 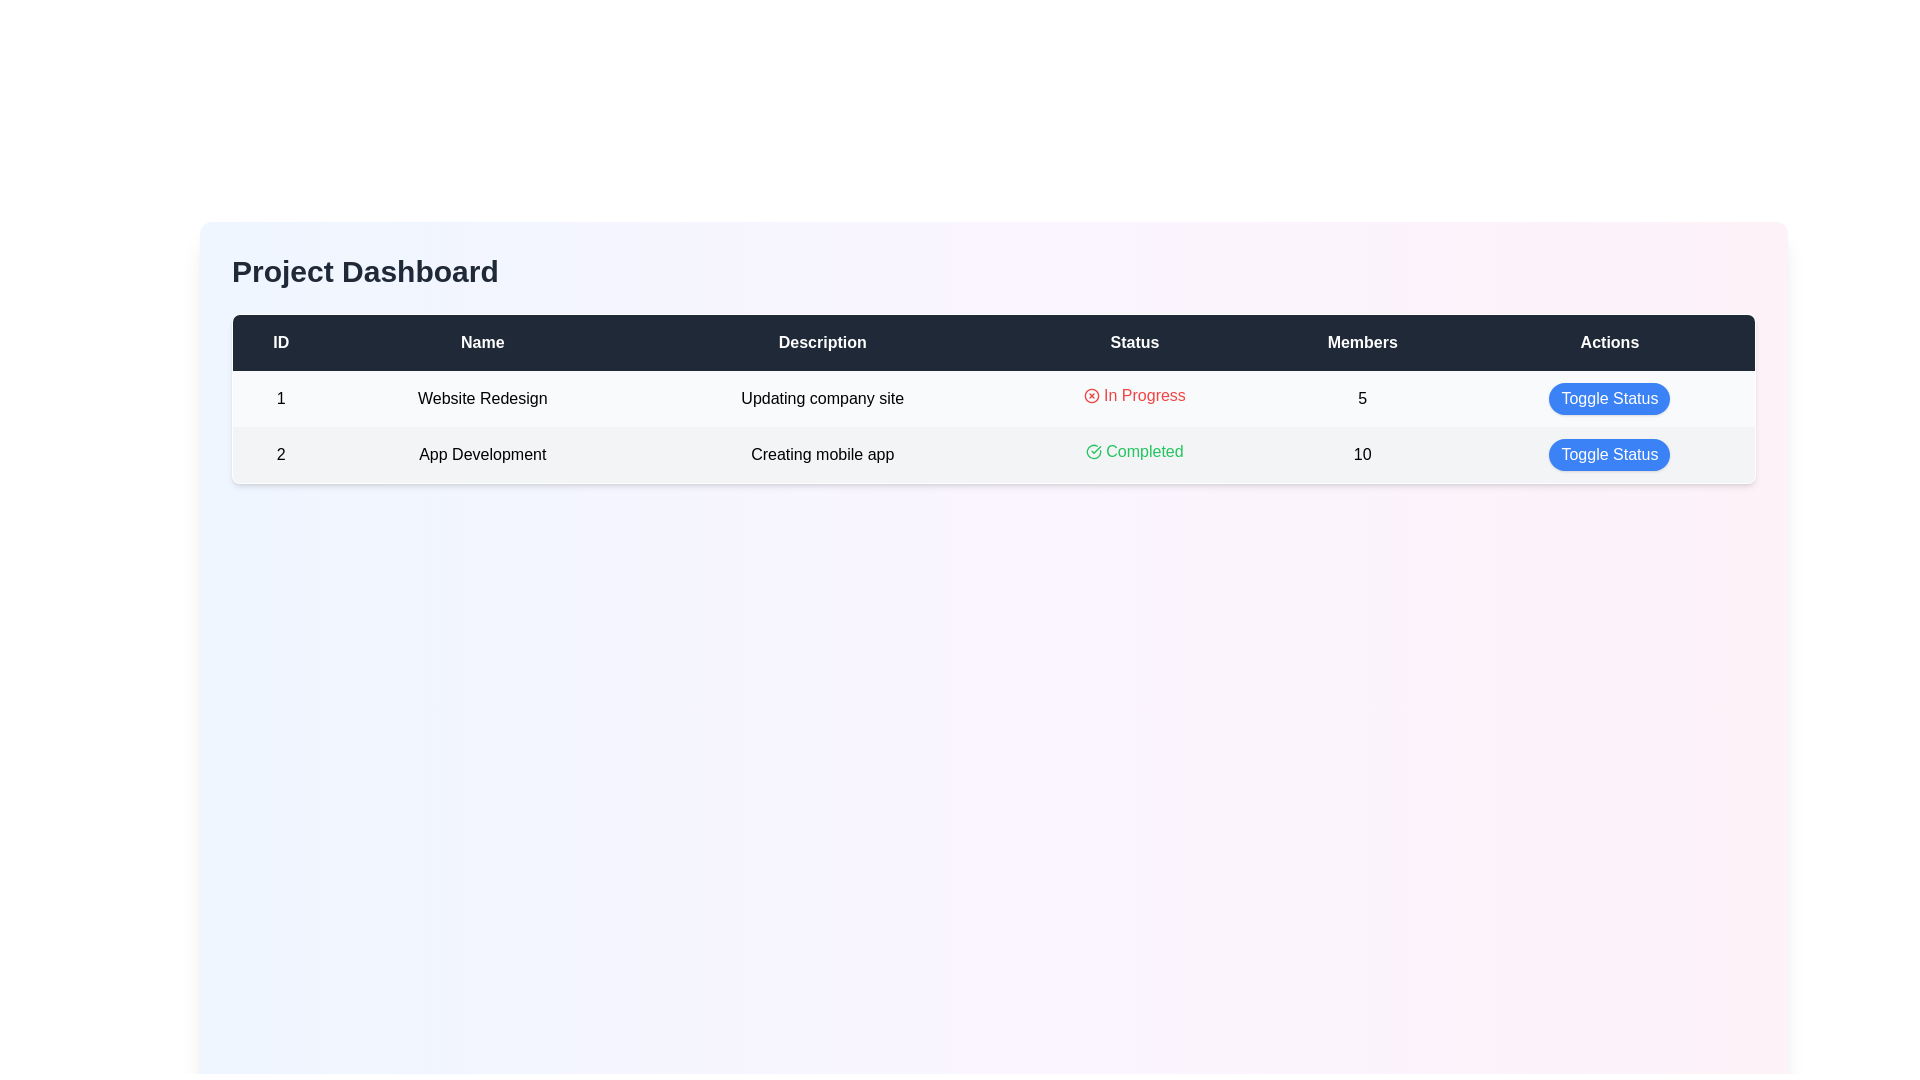 I want to click on the 'Toggle Status' button, which has a blue background and white text, located in the first row of the 'Actions' column in the 'Project Dashboard' interface, so click(x=1609, y=398).